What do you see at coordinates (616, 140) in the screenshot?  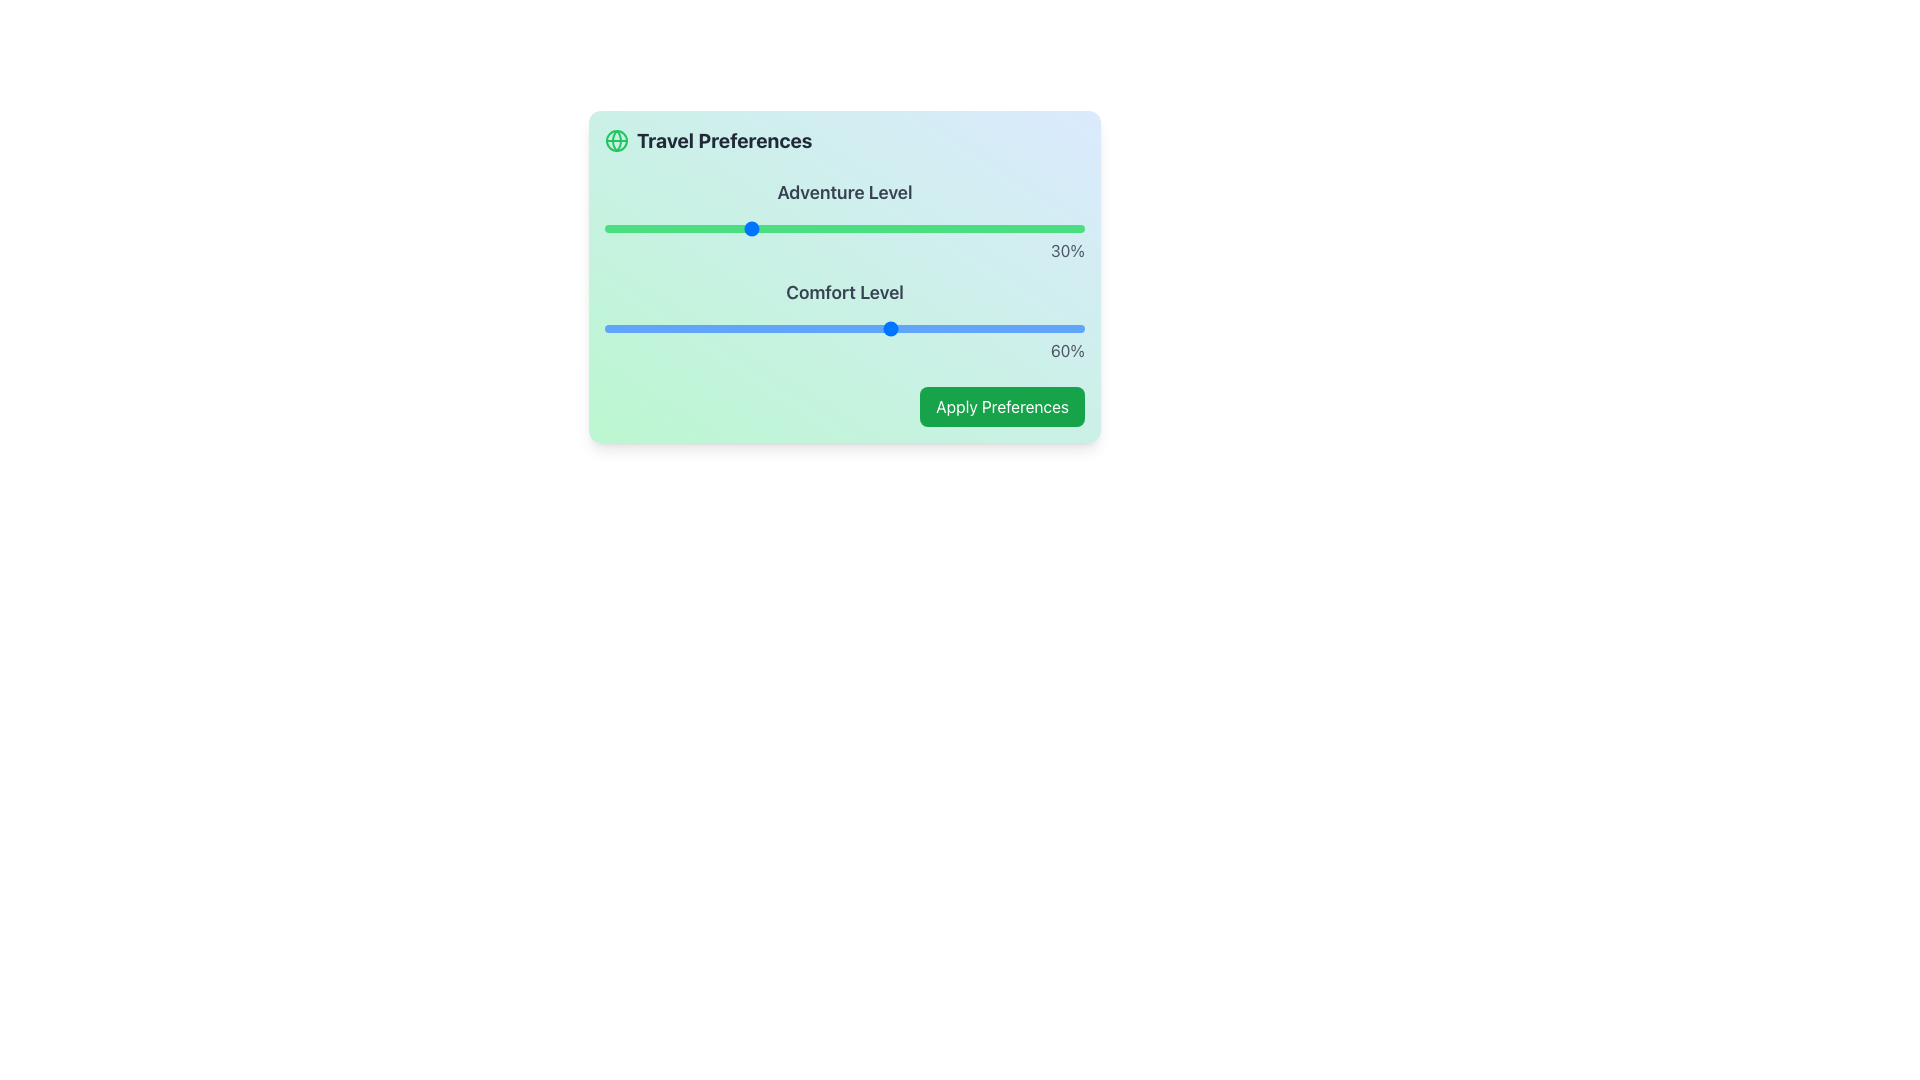 I see `the decorative icon representing 'Travel Preferences' located at the top-left corner of its card, adjacent to the title text` at bounding box center [616, 140].